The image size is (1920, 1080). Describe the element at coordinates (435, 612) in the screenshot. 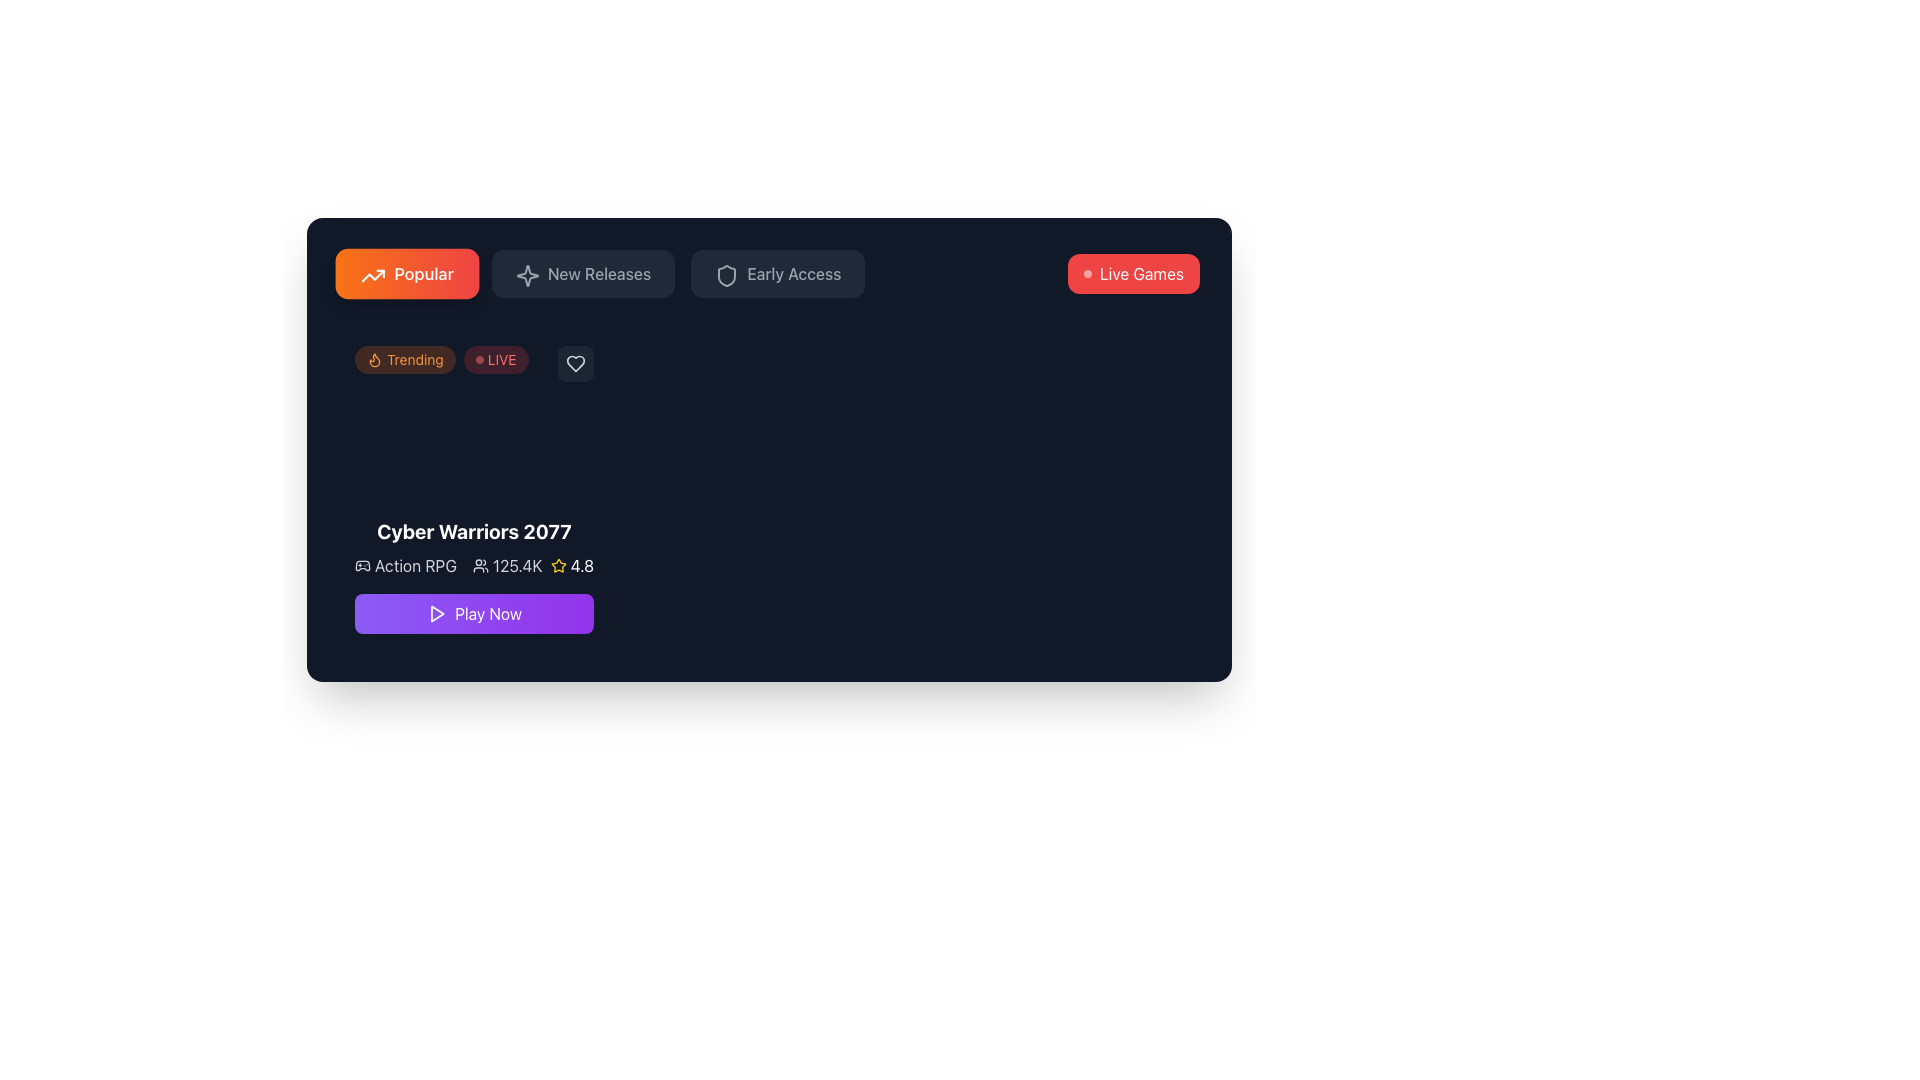

I see `the triangle-shaped SVG graphic representing the play button, which is located to the left of the 'Play Now' button` at that location.